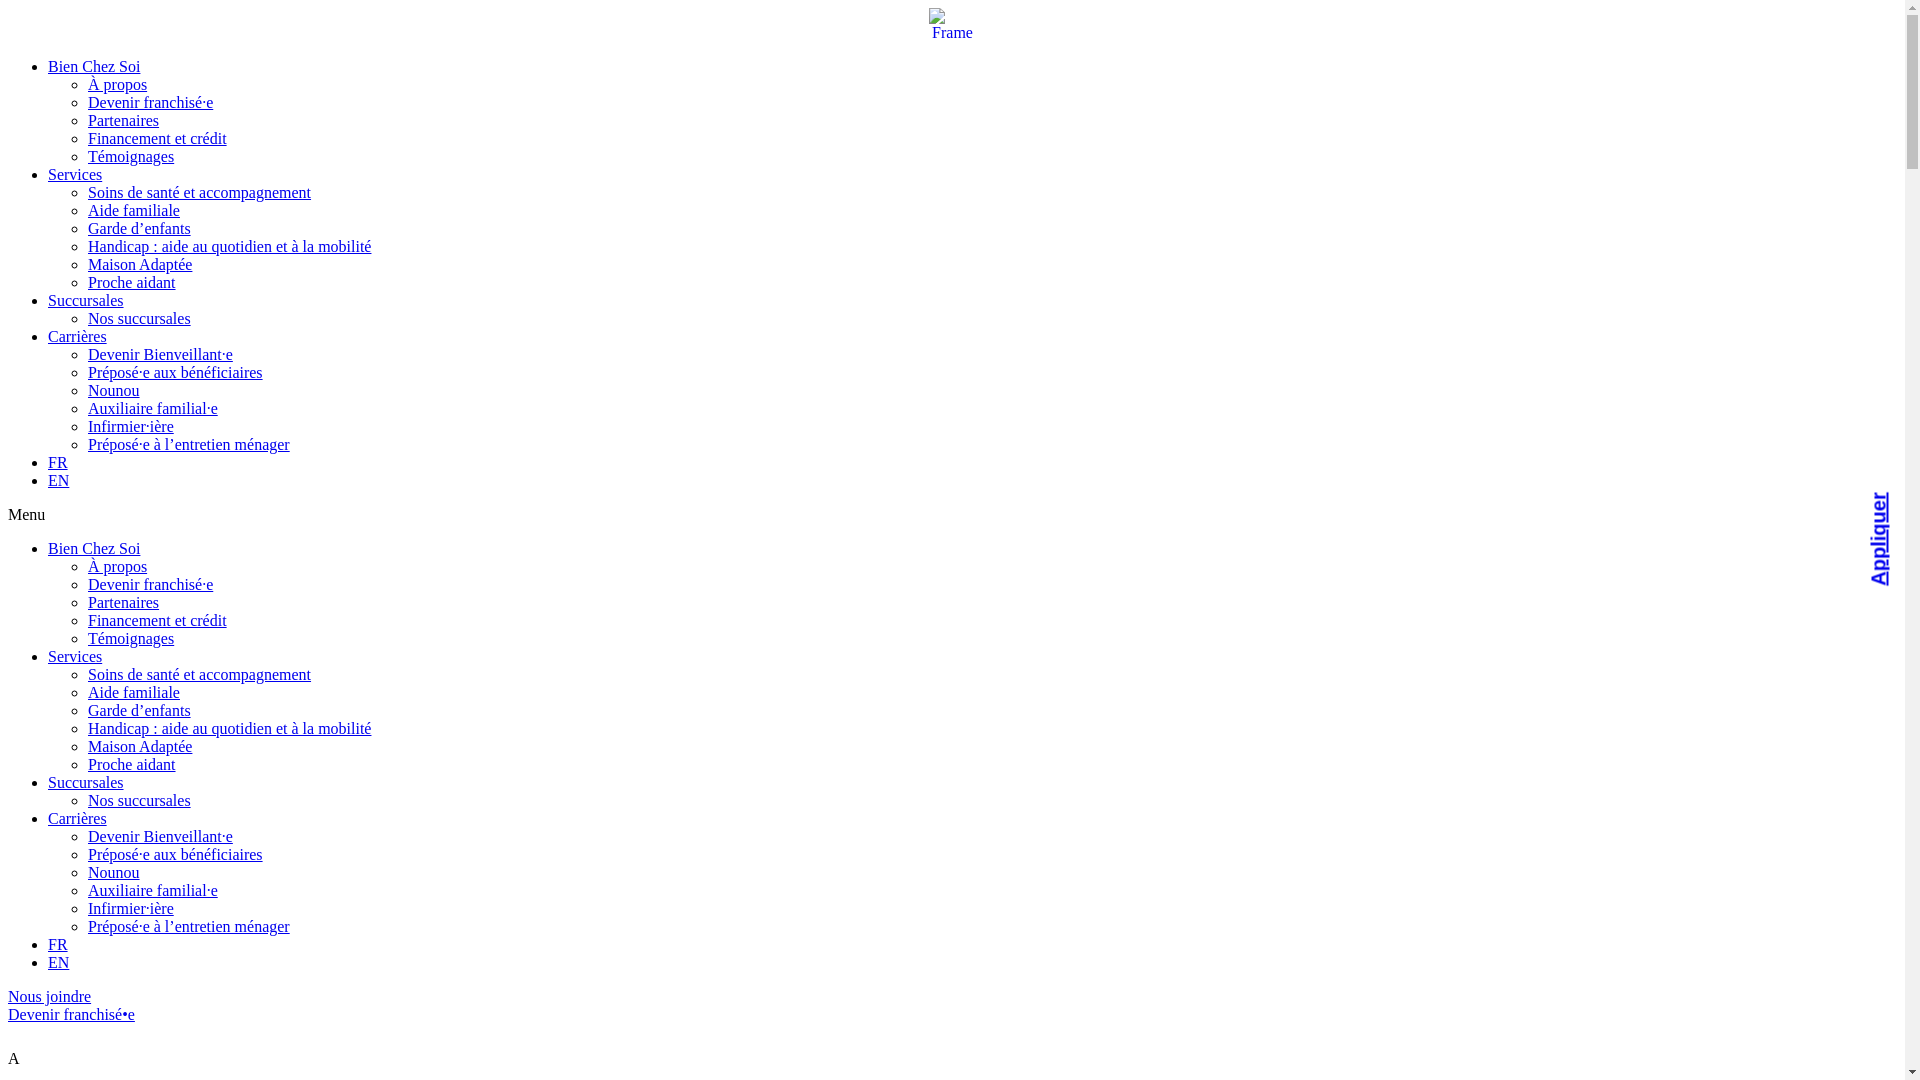 This screenshot has width=1920, height=1080. I want to click on 'Proche aidant', so click(130, 764).